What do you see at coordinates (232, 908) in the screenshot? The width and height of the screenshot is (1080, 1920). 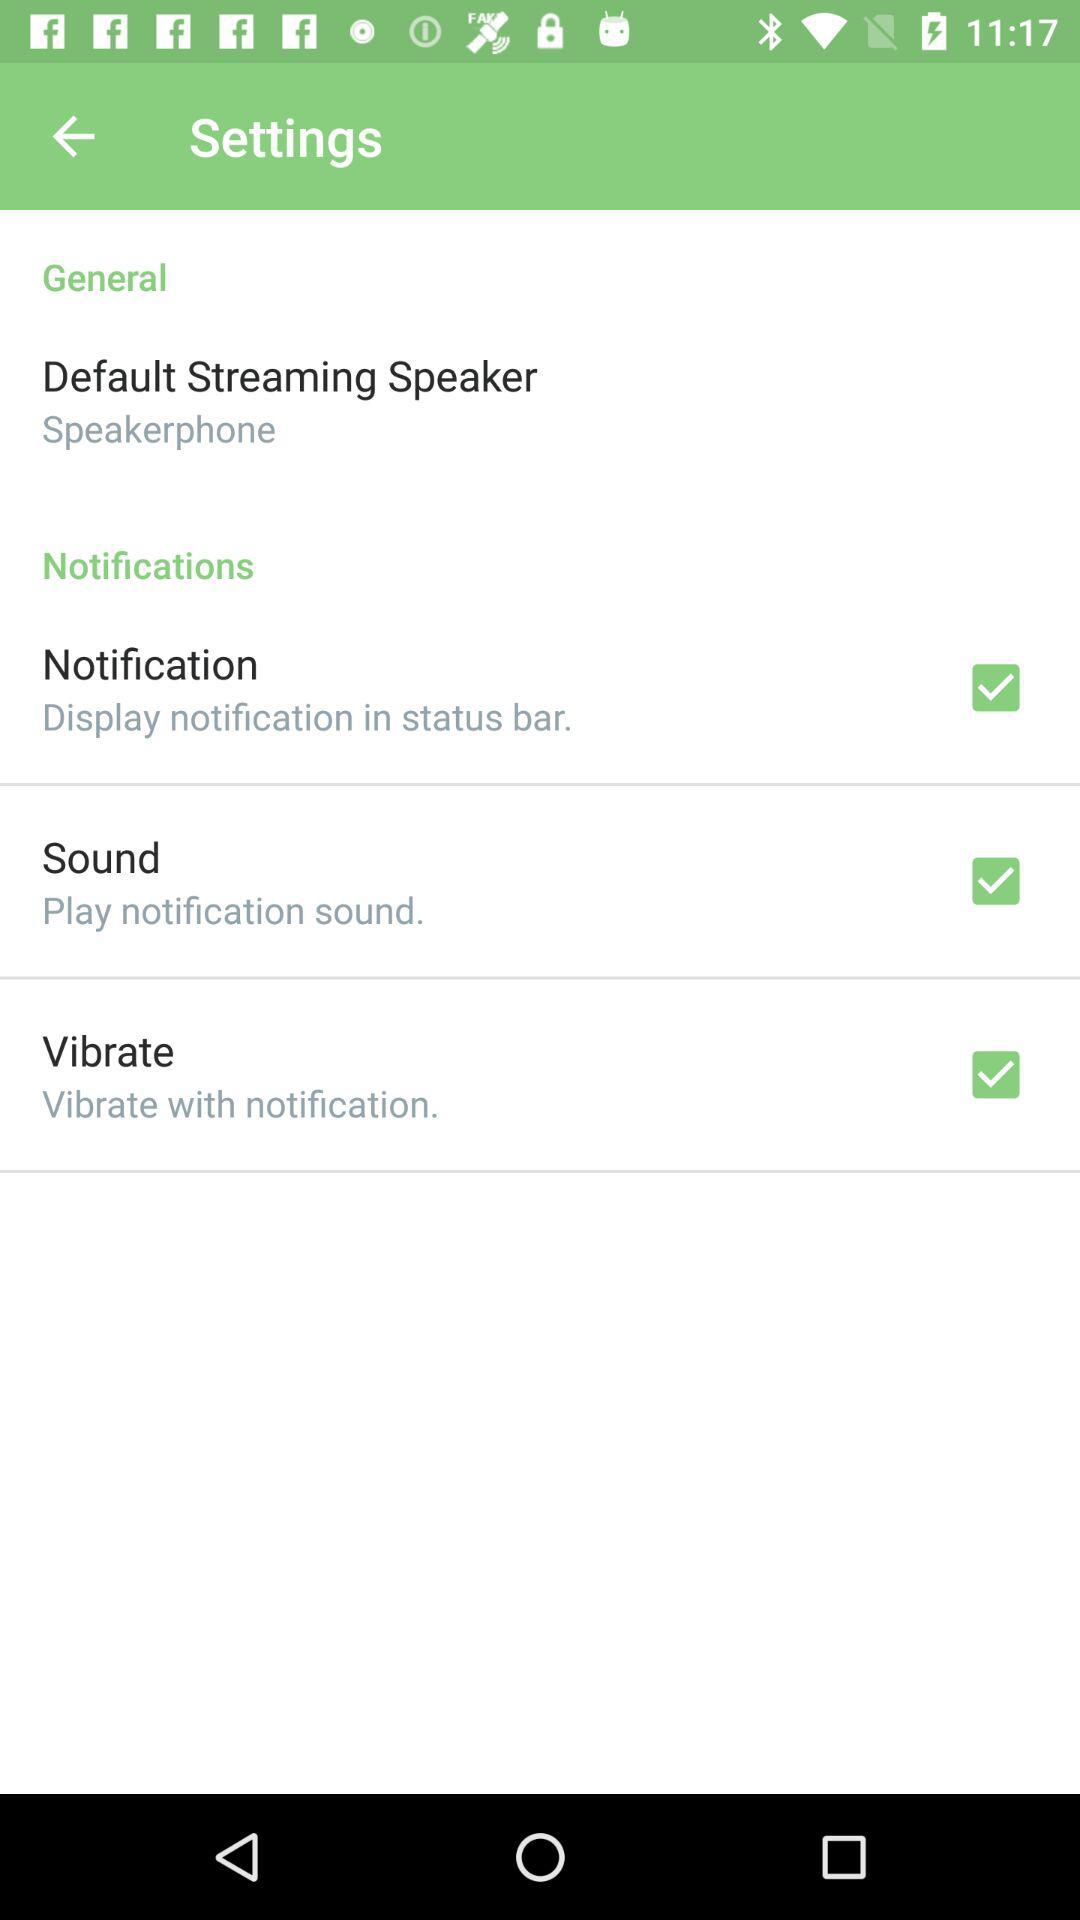 I see `icon above vibrate item` at bounding box center [232, 908].